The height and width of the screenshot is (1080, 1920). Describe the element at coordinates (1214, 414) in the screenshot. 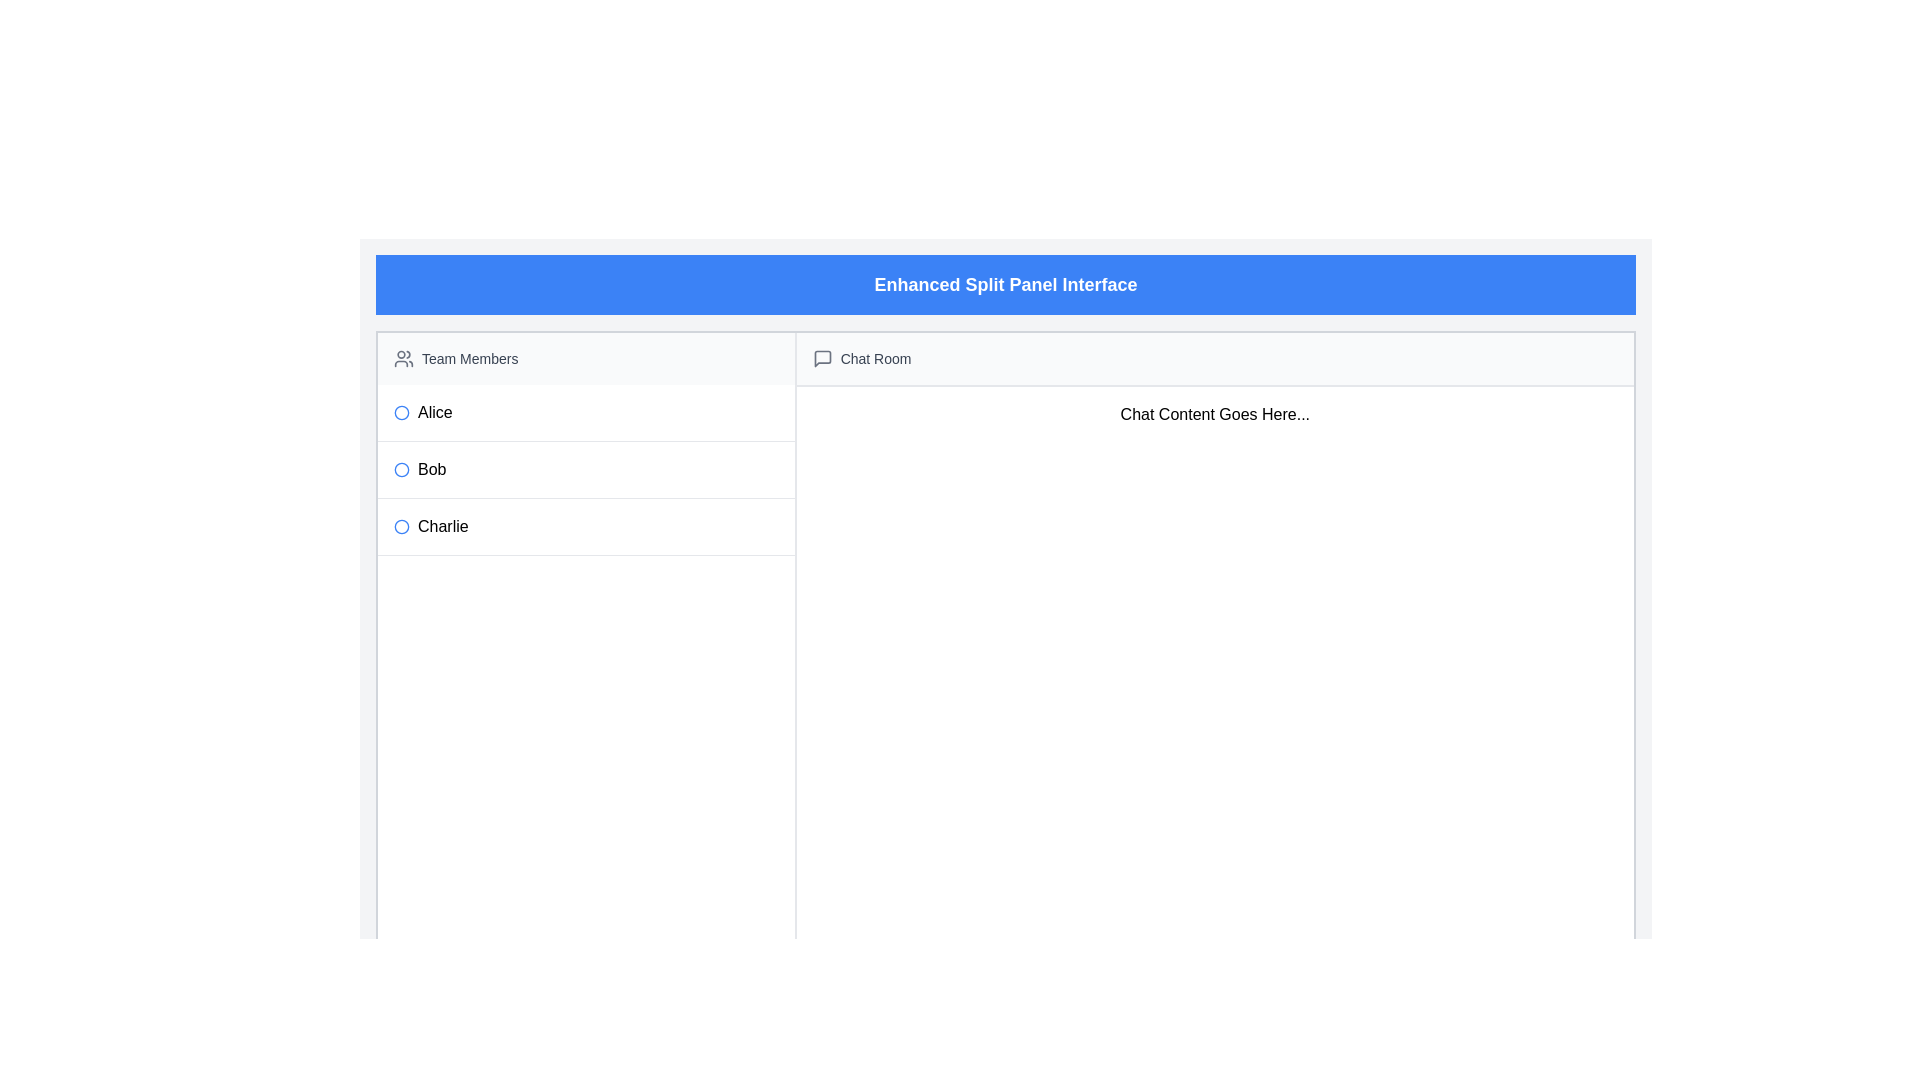

I see `the text block displaying 'Chat Content Goes Here...' in the chat interface` at that location.